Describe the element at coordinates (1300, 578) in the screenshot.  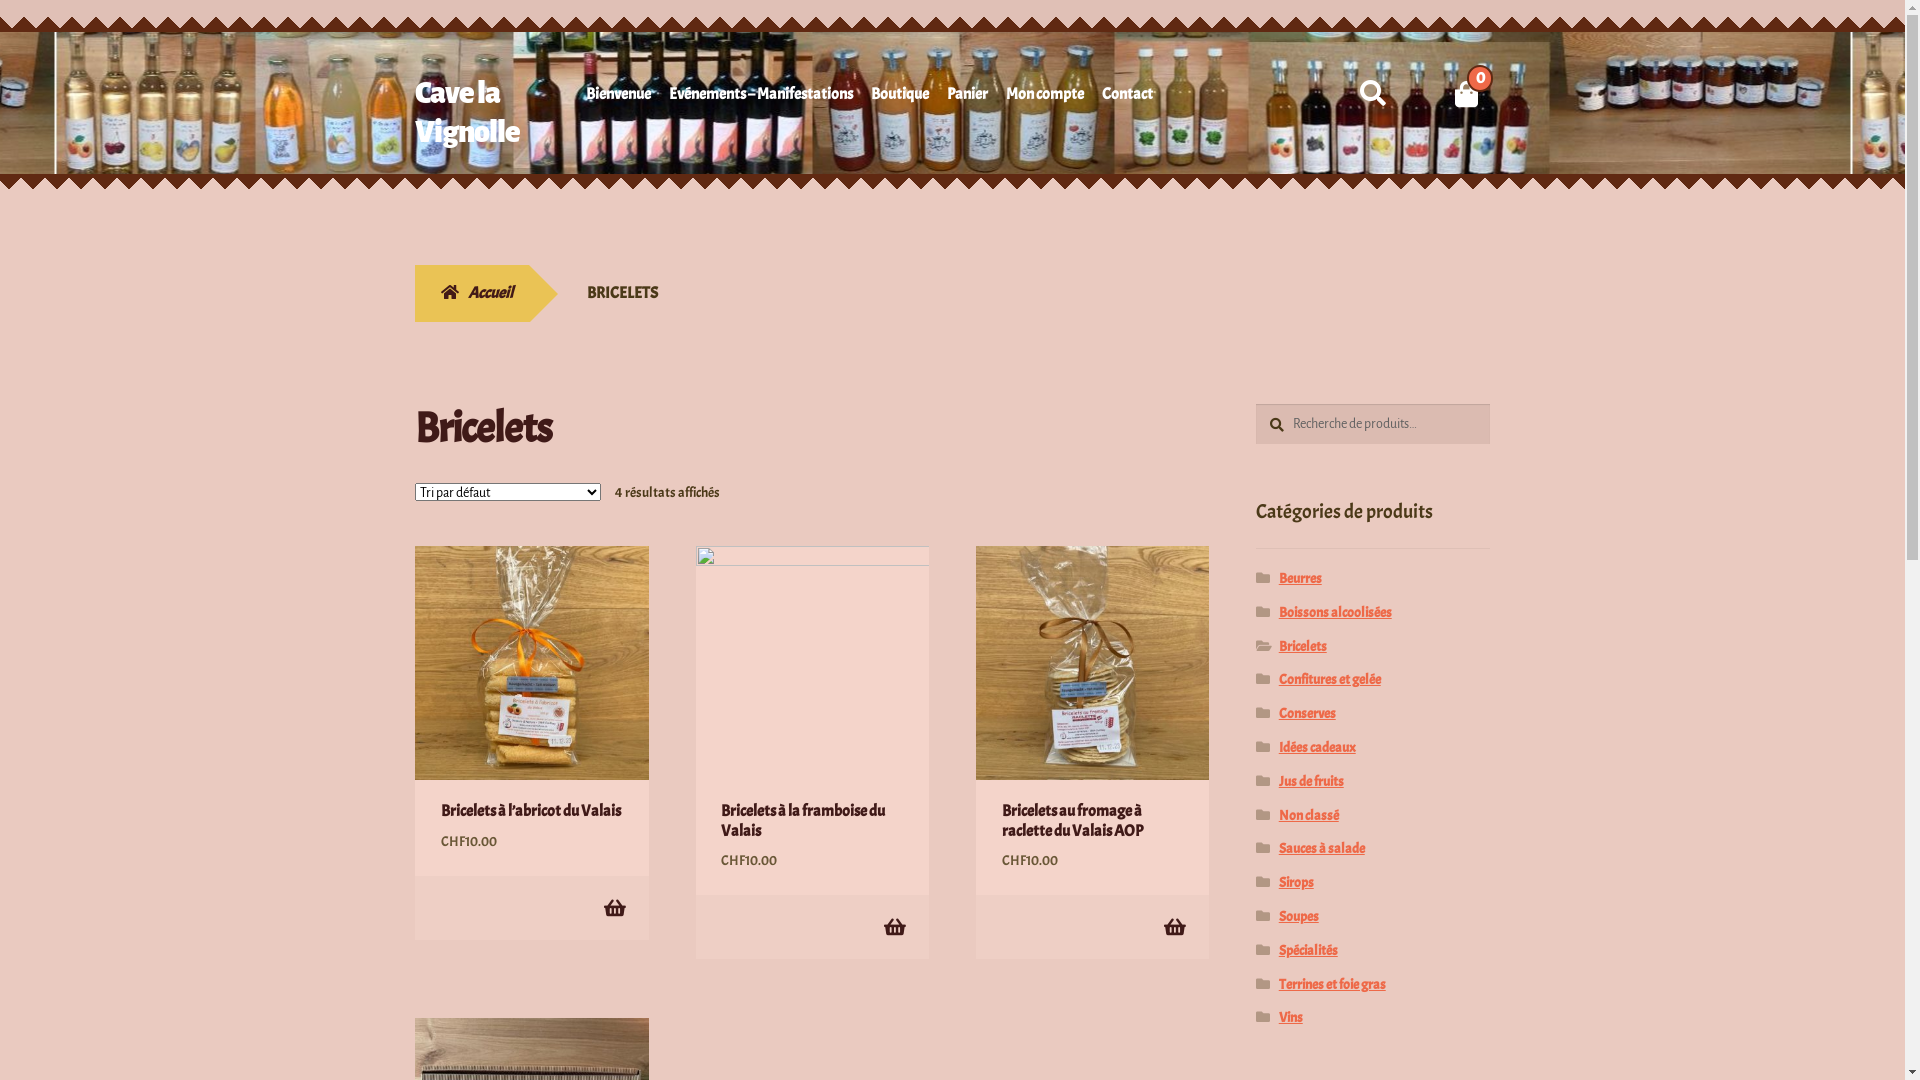
I see `'Beurres'` at that location.